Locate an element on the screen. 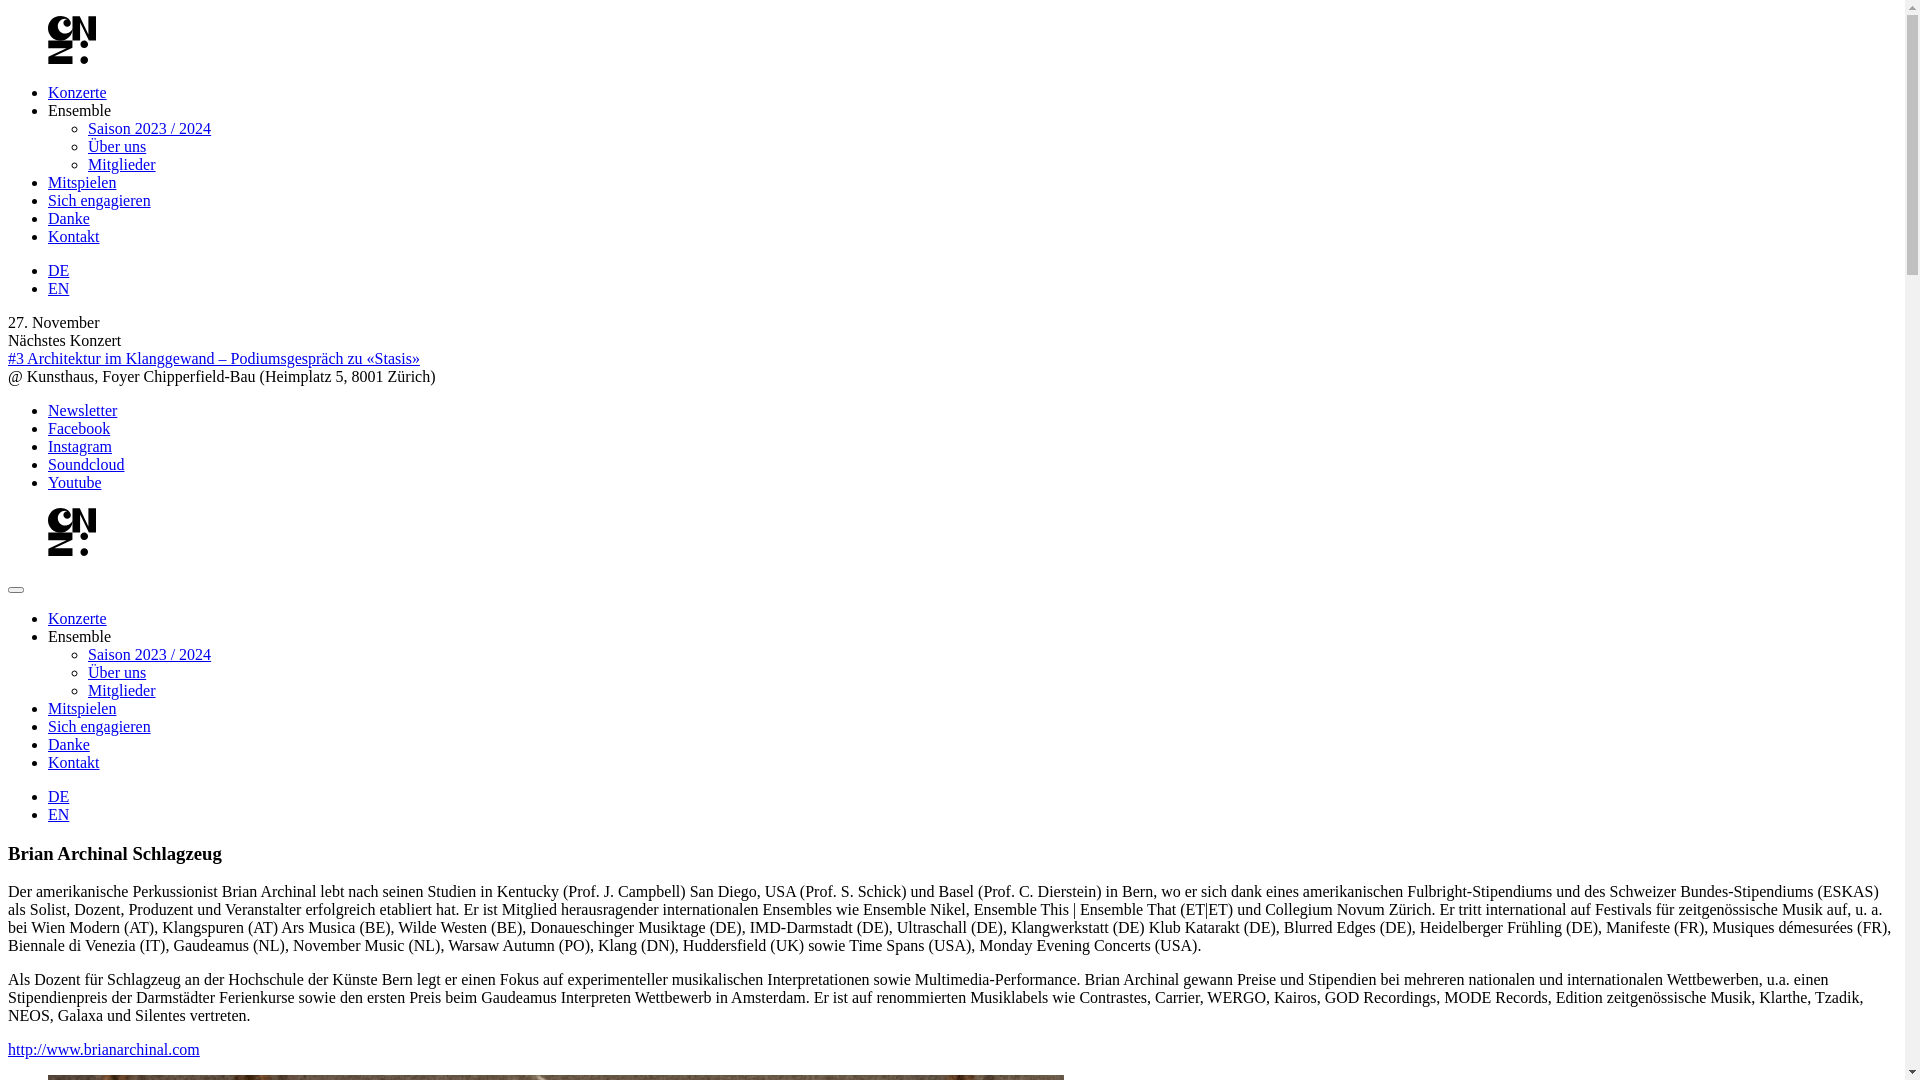 Image resolution: width=1920 pixels, height=1080 pixels. 'Konzerte' is located at coordinates (48, 92).